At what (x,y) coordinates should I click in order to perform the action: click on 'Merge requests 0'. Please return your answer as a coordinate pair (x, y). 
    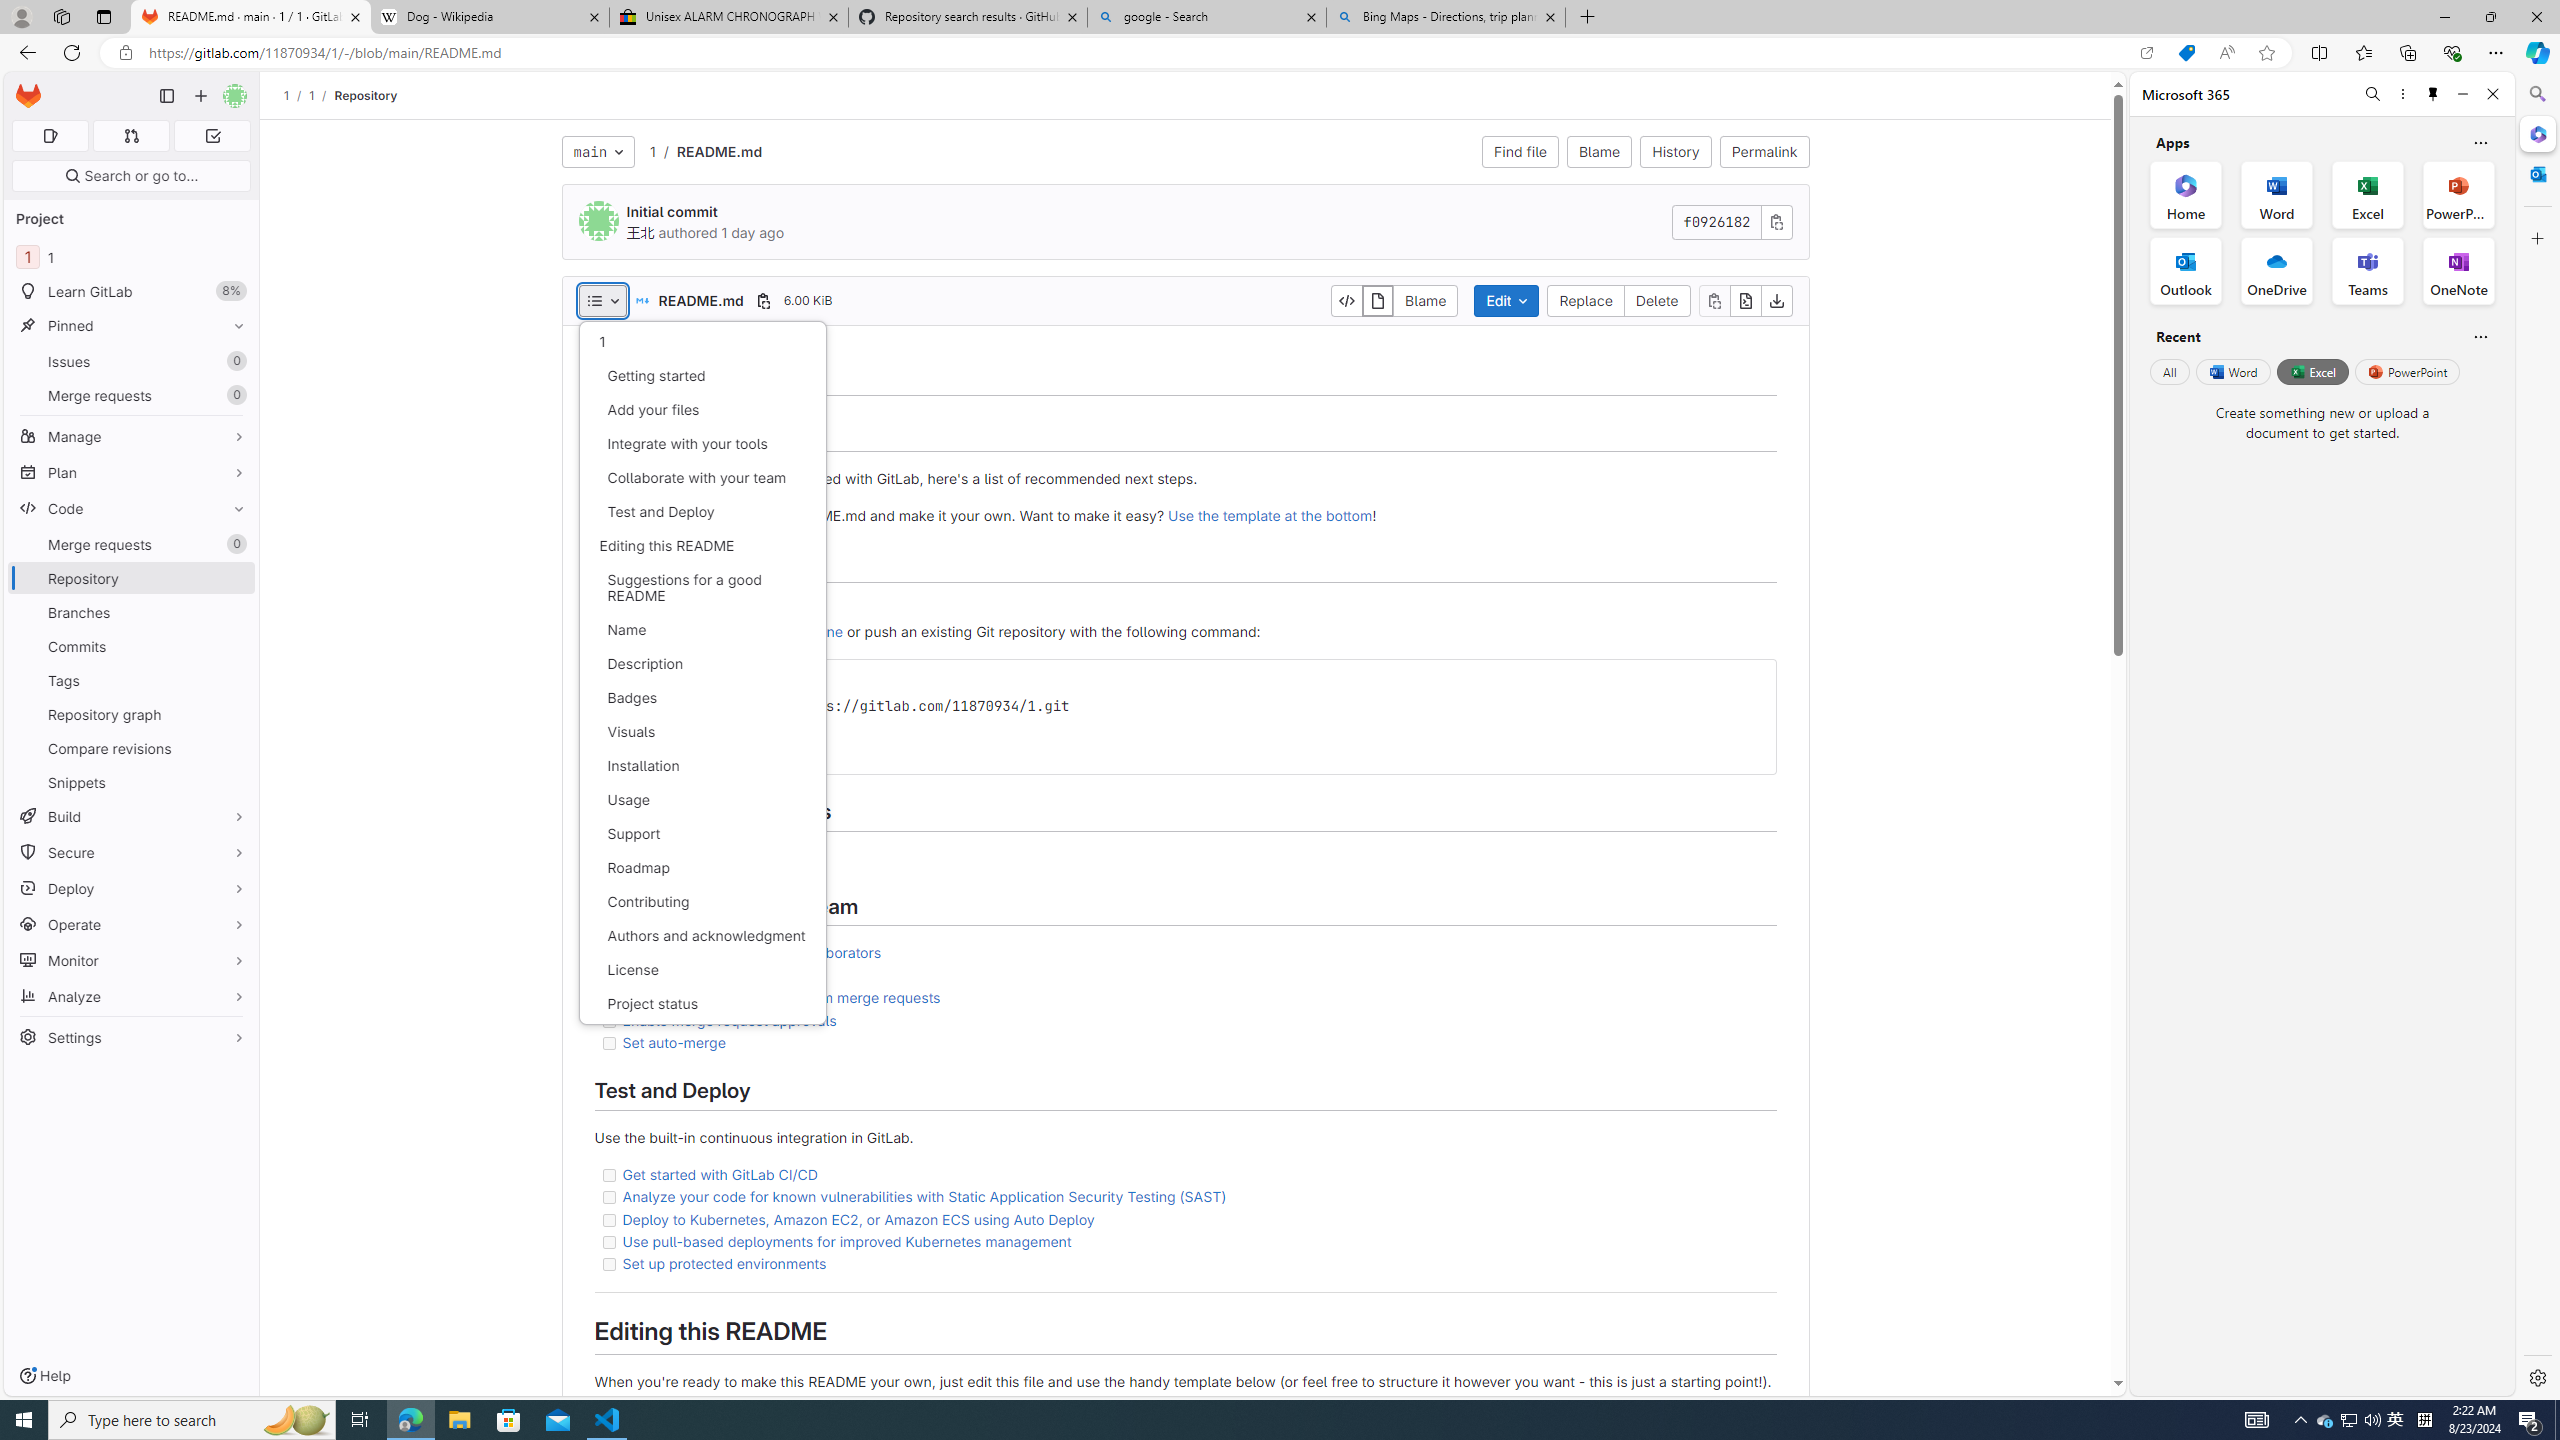
    Looking at the image, I should click on (130, 544).